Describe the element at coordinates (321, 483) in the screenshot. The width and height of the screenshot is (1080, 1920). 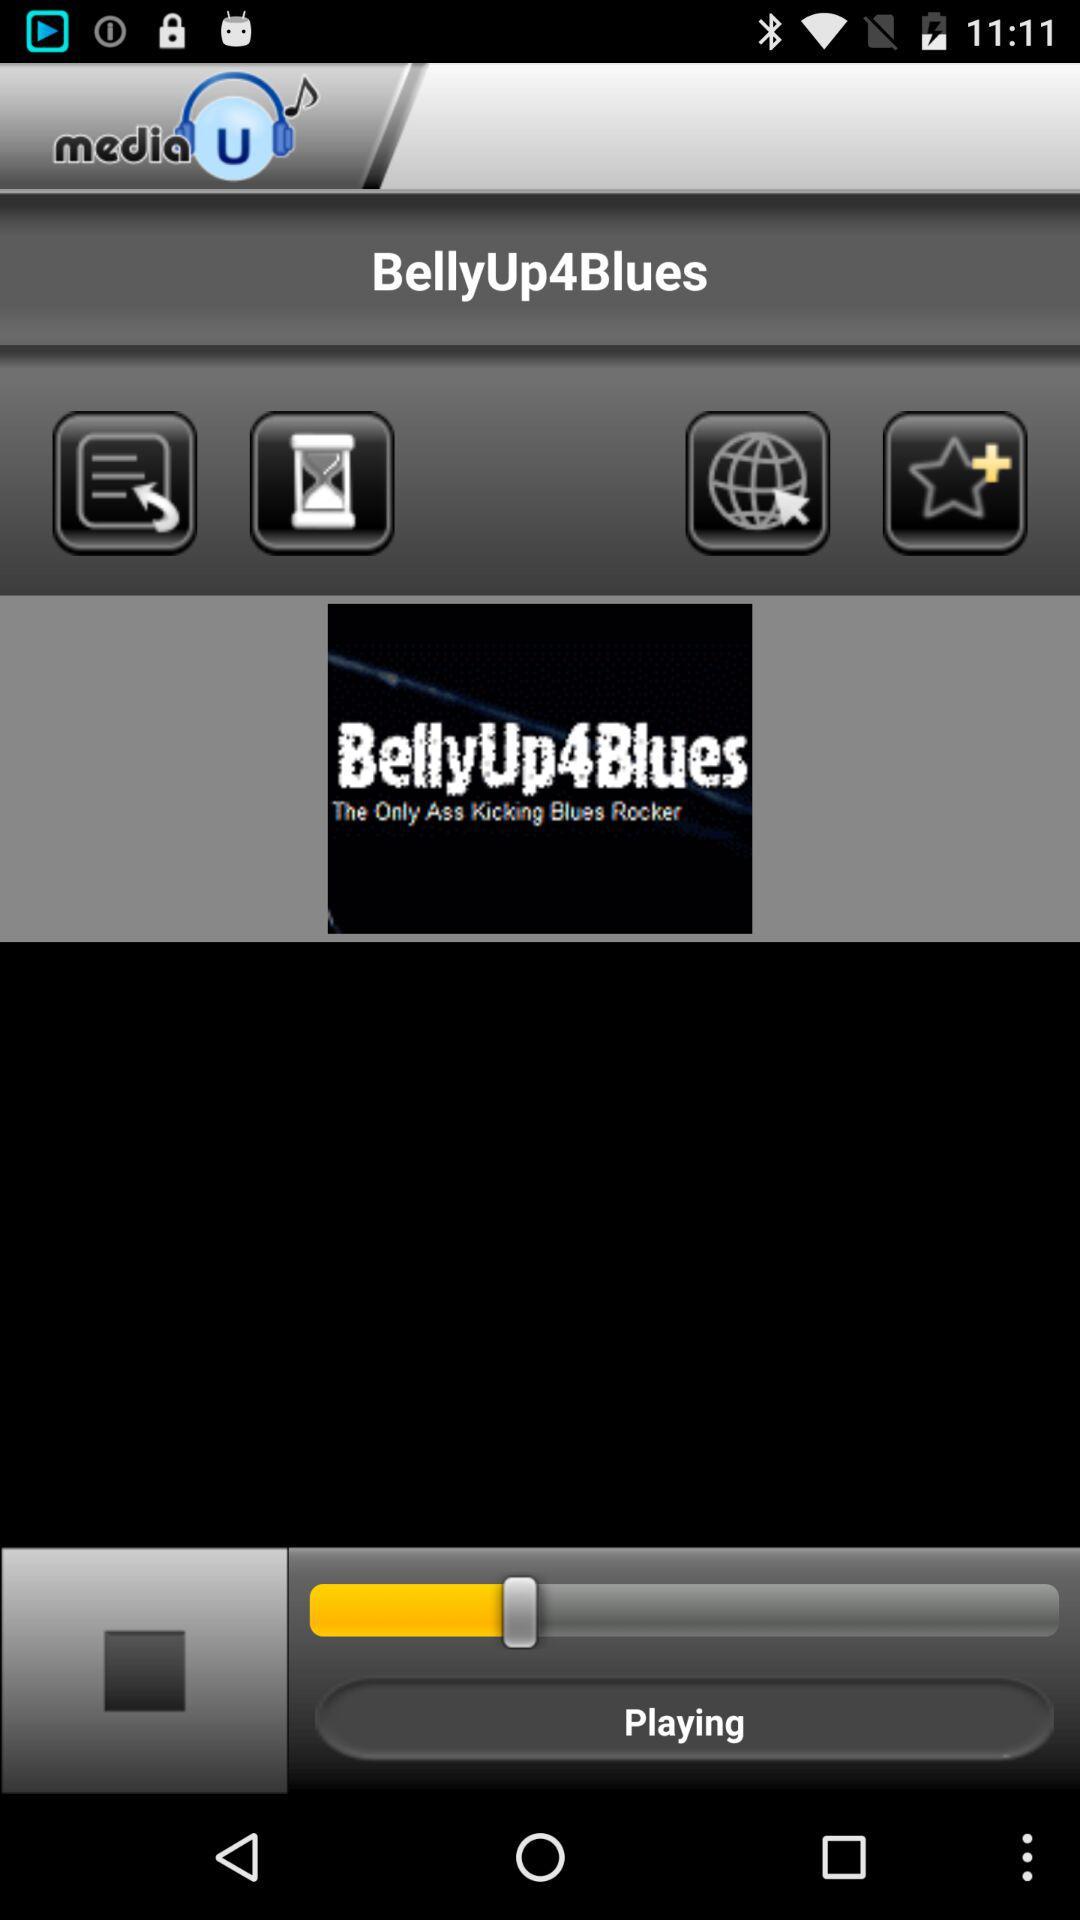
I see `set timer` at that location.